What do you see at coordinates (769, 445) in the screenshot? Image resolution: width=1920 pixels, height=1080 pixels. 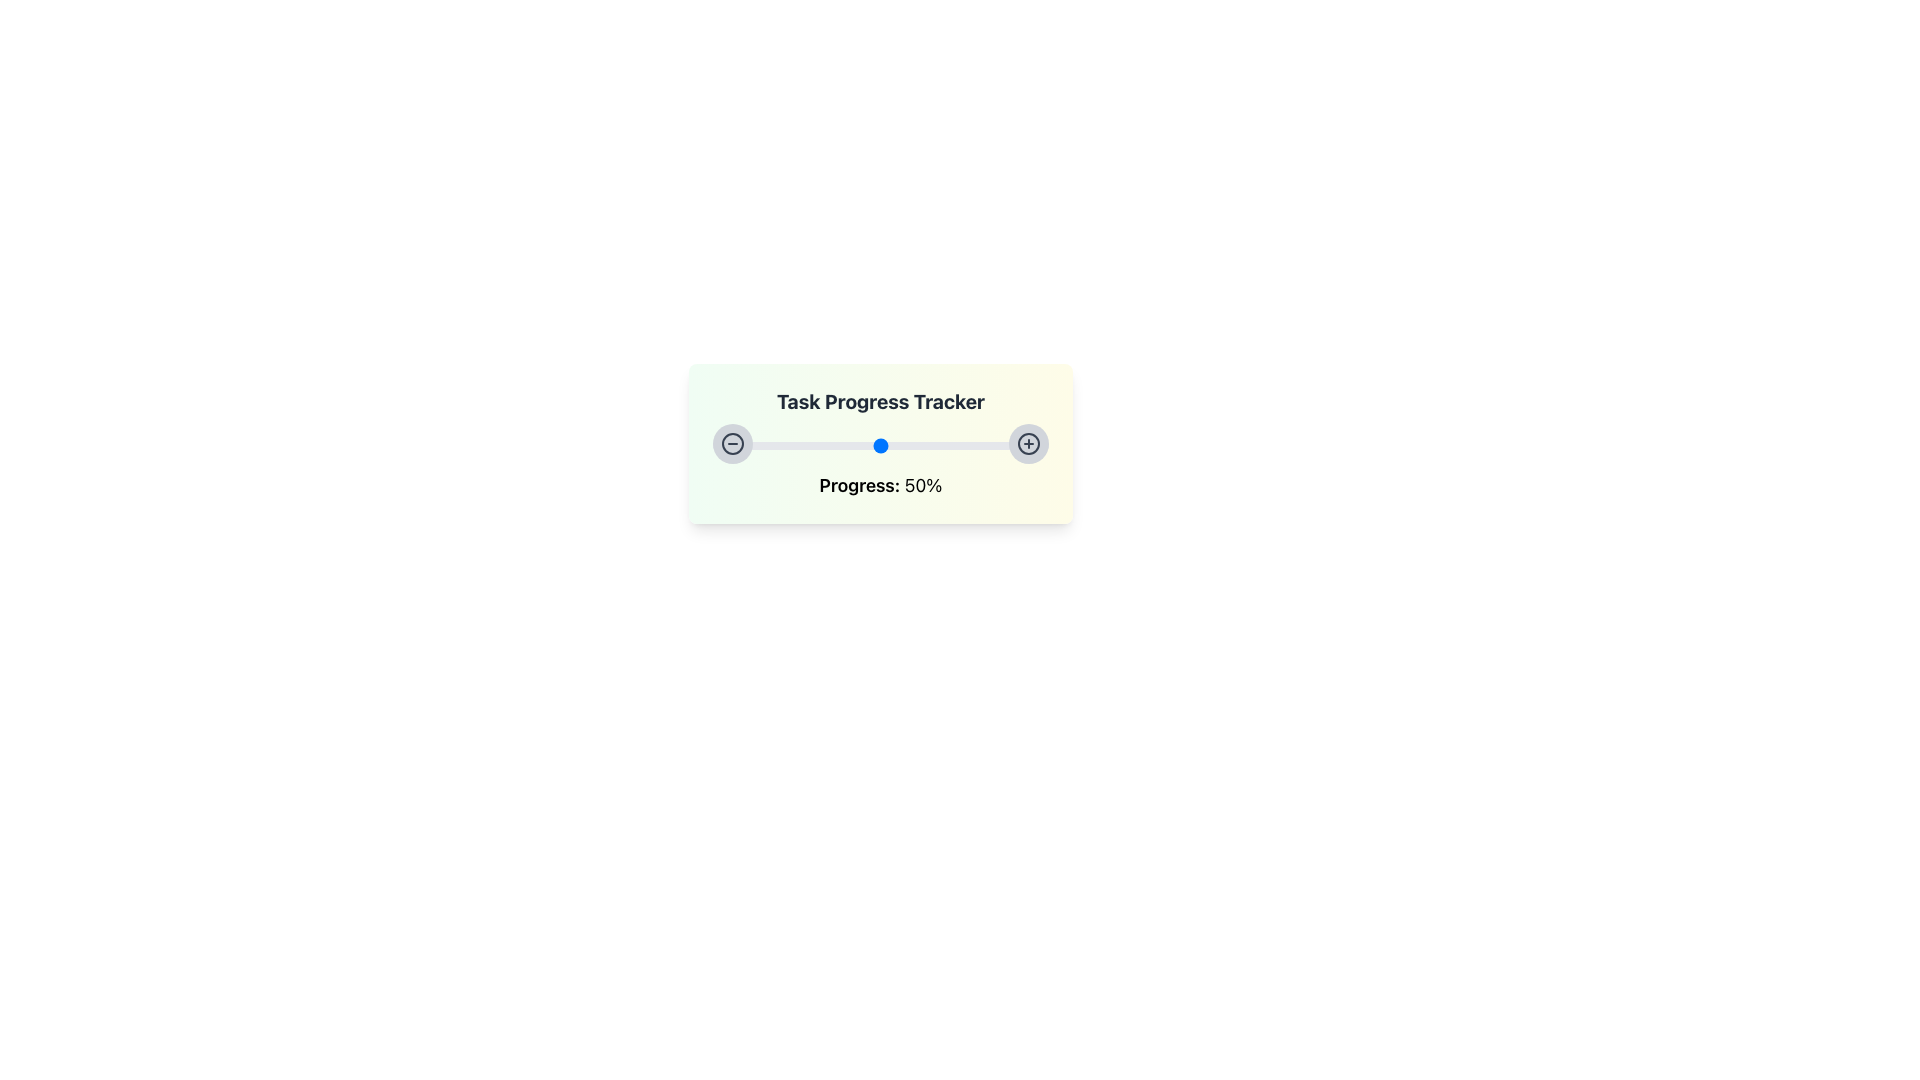 I see `the slider` at bounding box center [769, 445].